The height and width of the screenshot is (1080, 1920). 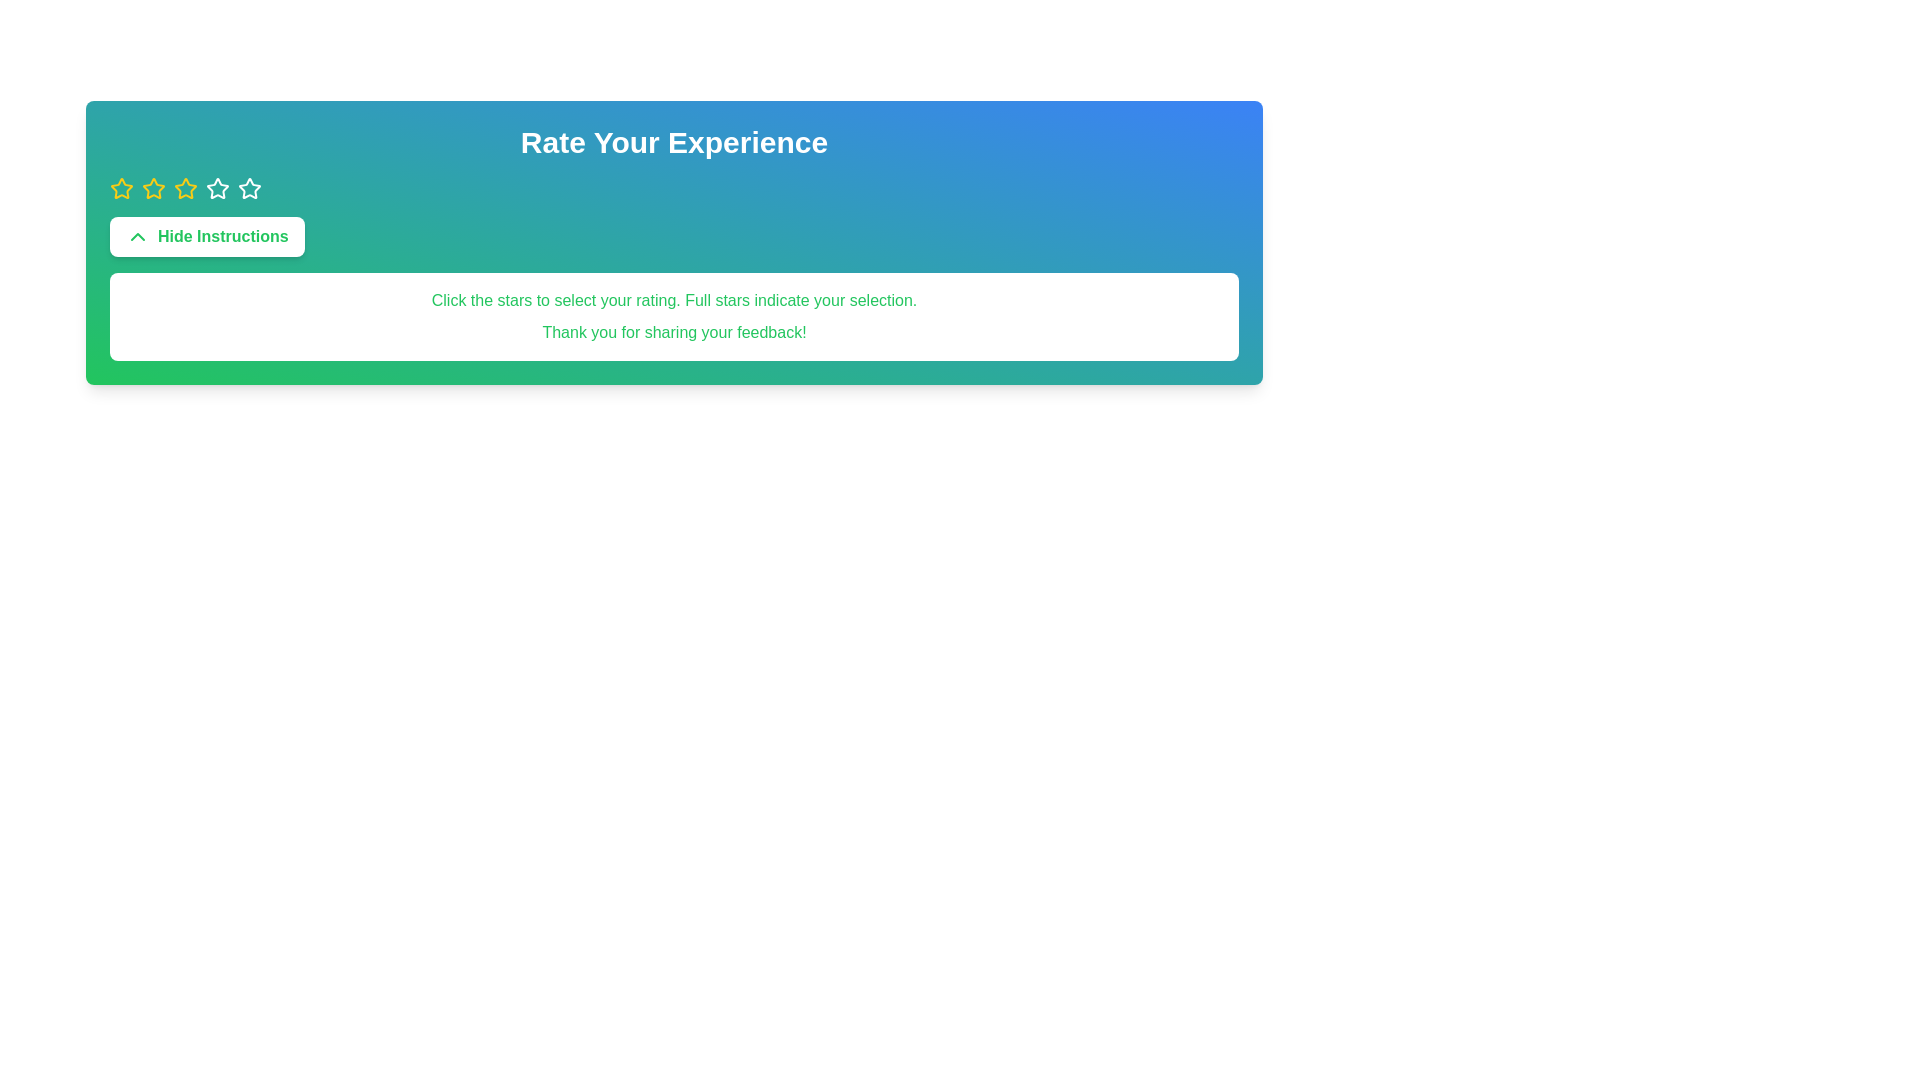 What do you see at coordinates (152, 189) in the screenshot?
I see `the second star icon in the five-star rating system to set the rating to two stars` at bounding box center [152, 189].